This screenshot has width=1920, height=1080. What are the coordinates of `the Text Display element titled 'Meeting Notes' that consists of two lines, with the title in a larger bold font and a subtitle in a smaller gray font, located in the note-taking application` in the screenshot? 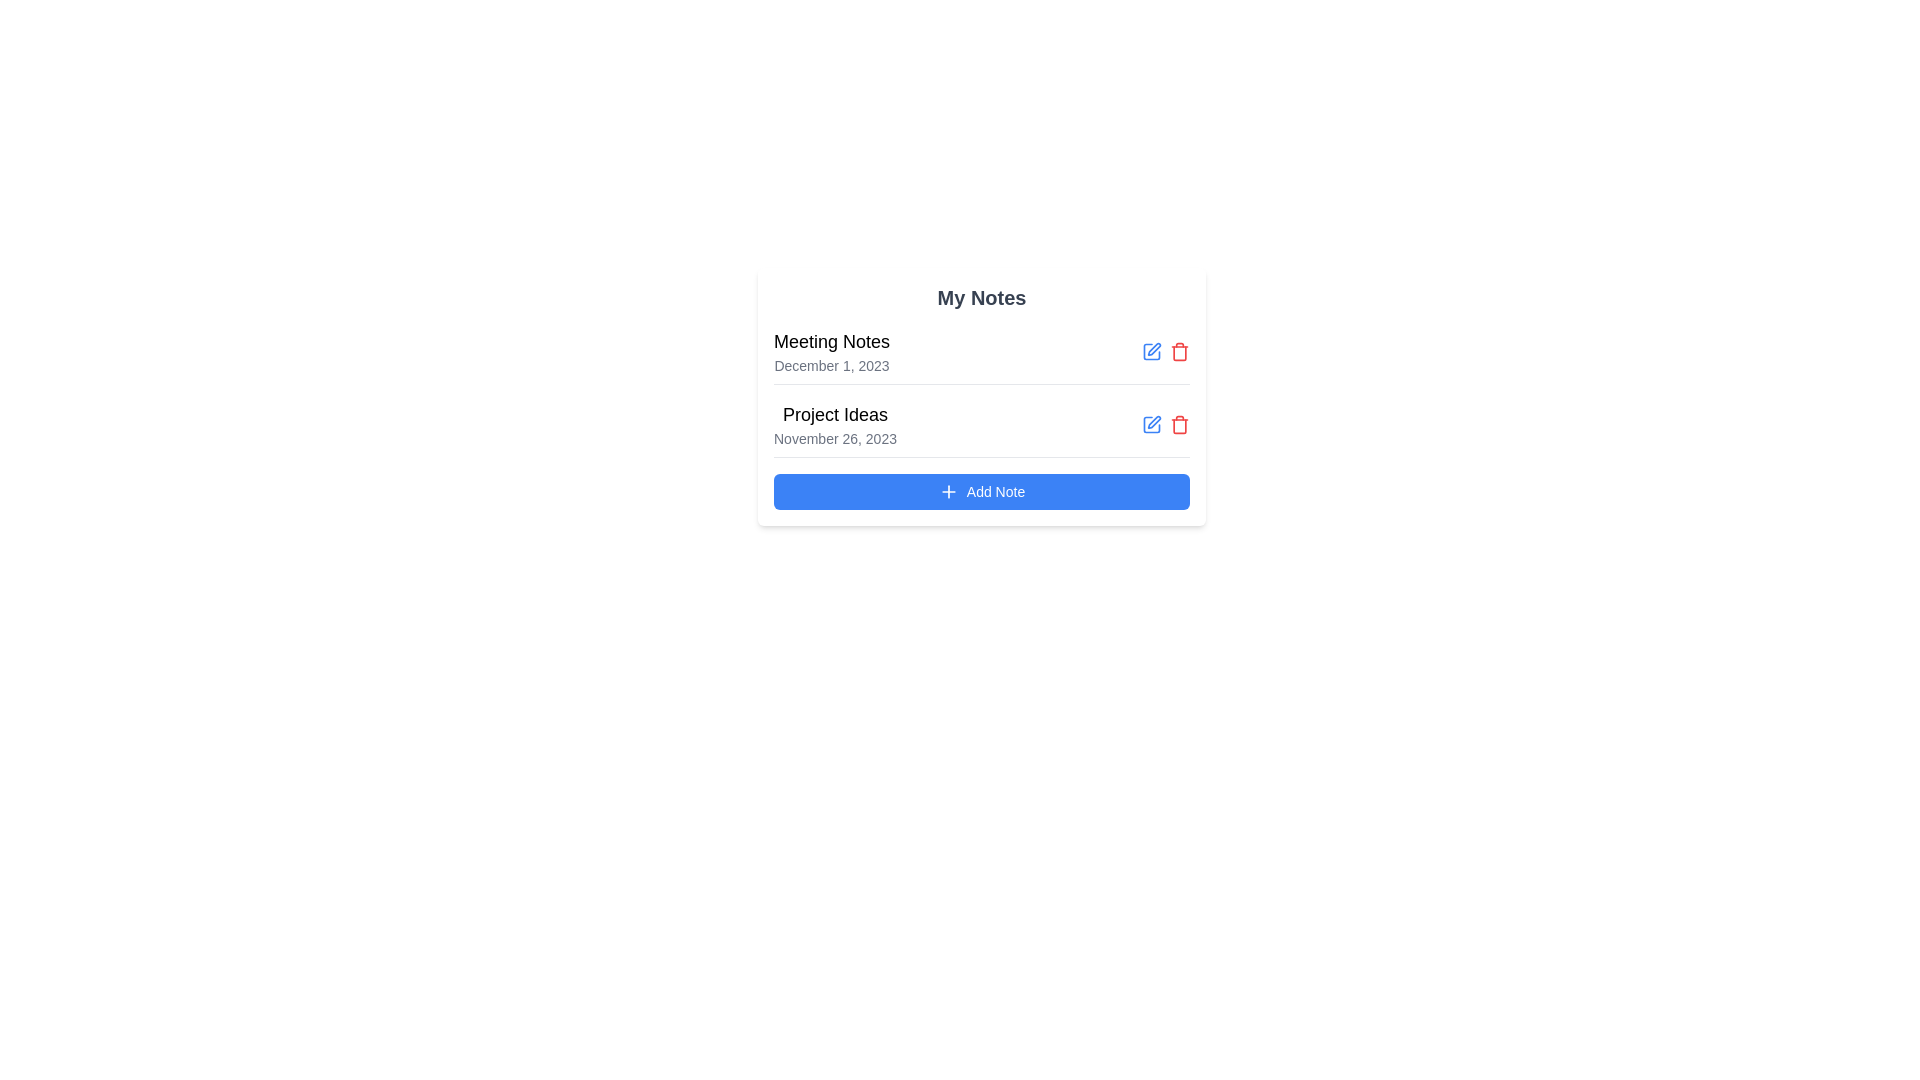 It's located at (831, 350).